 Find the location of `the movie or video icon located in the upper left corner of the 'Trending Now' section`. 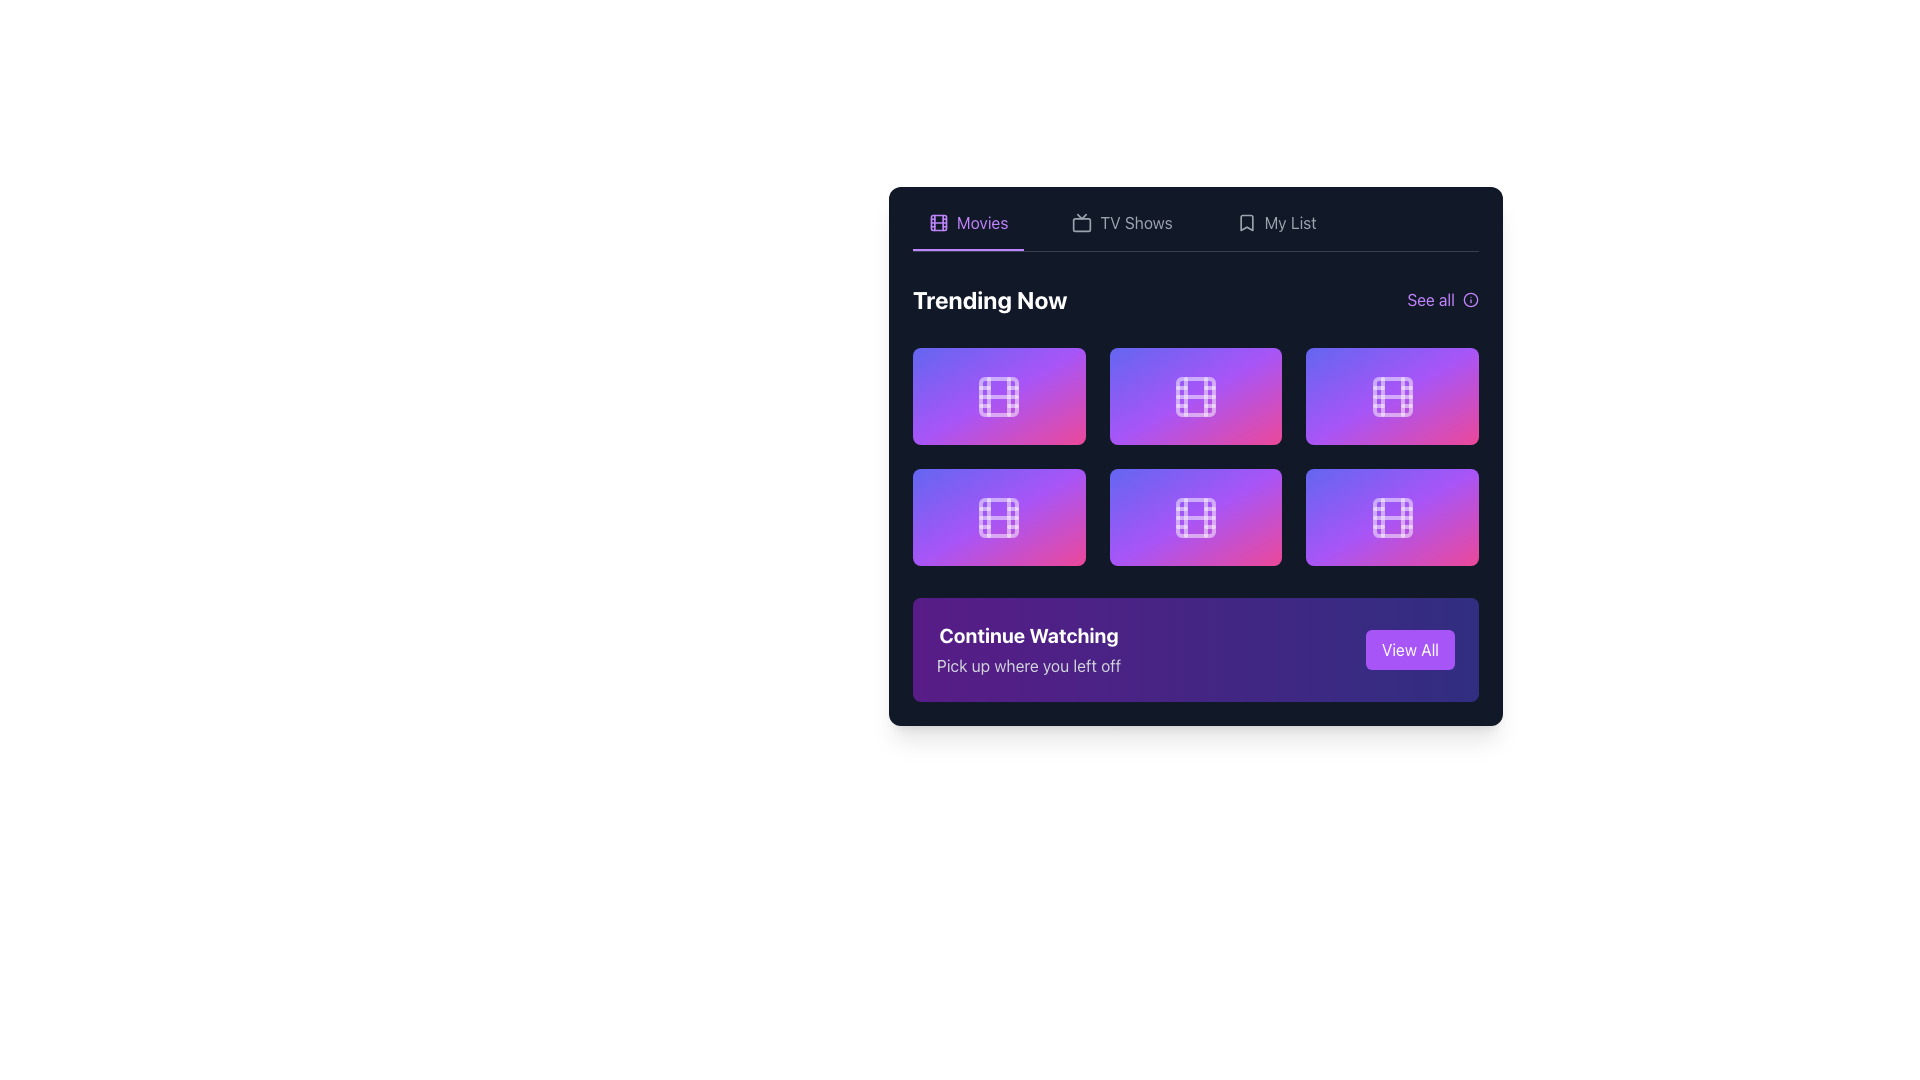

the movie or video icon located in the upper left corner of the 'Trending Now' section is located at coordinates (999, 396).